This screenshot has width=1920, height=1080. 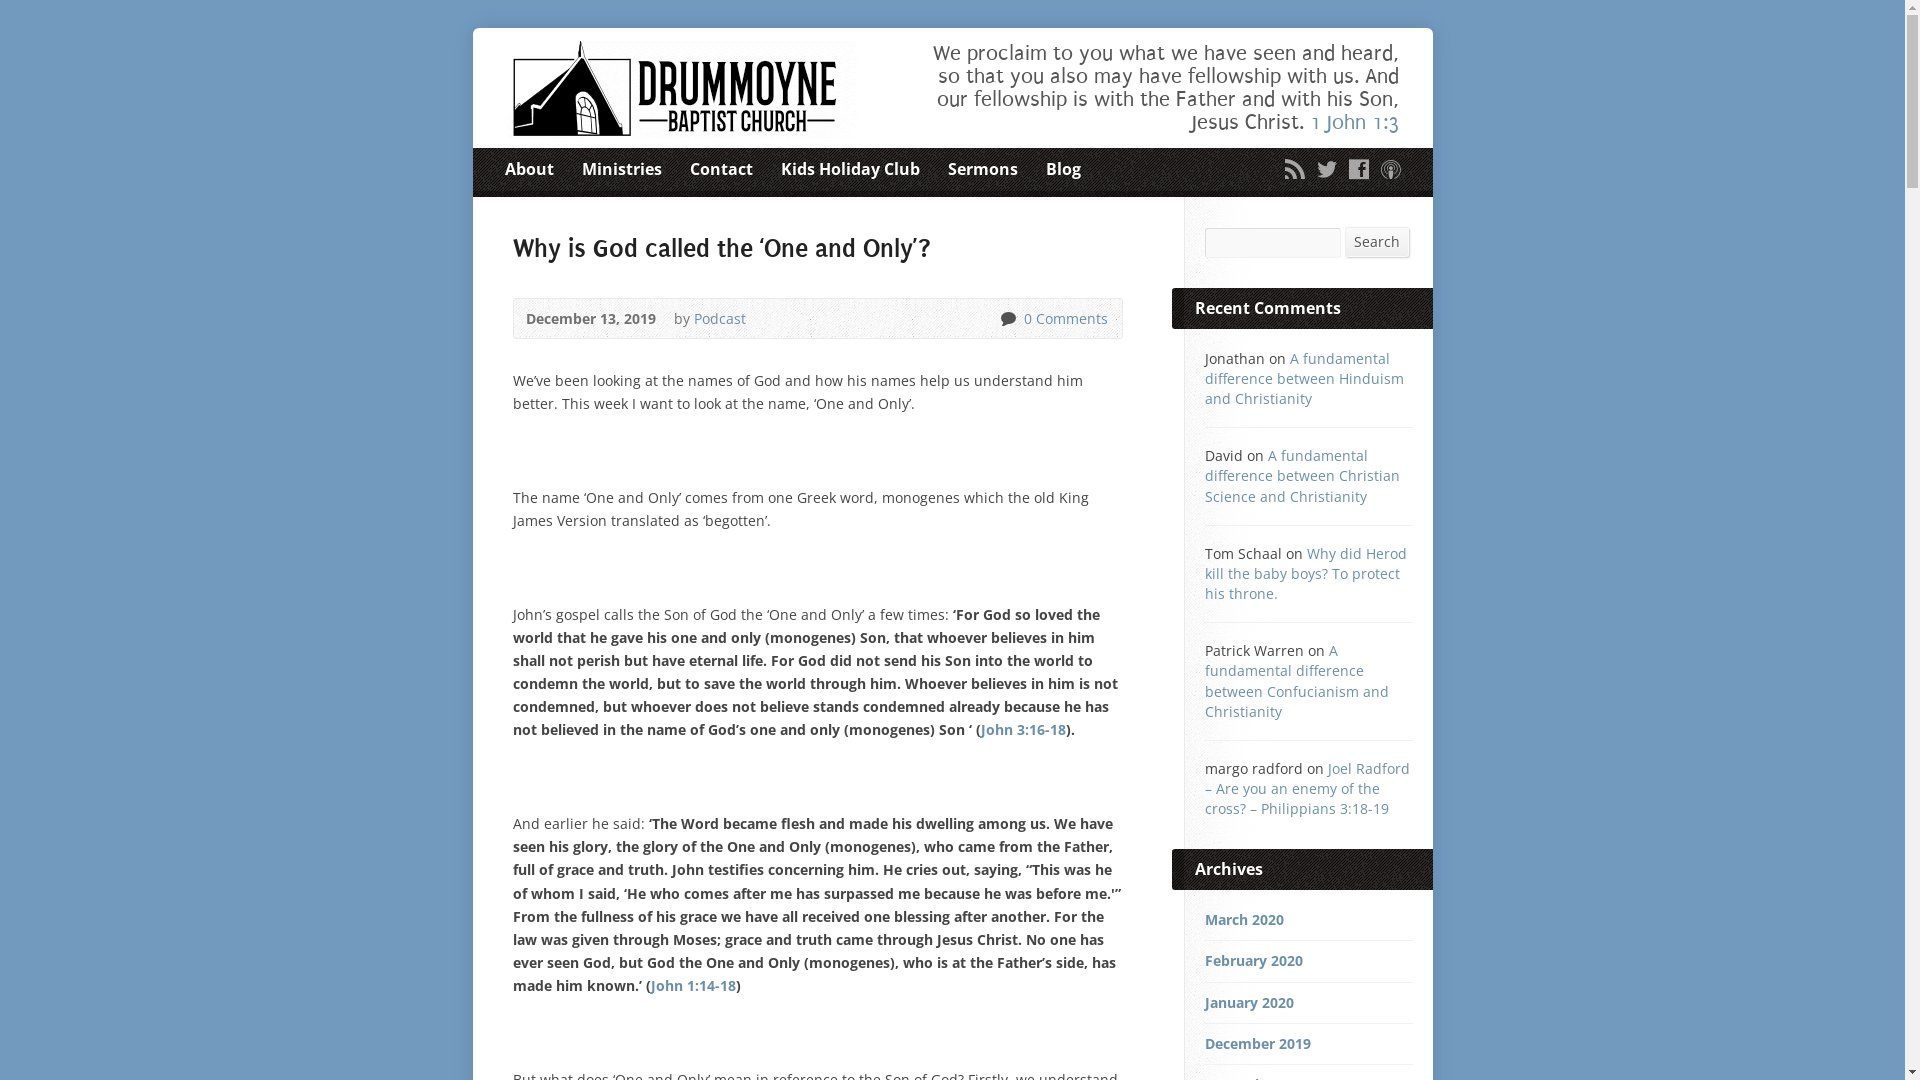 I want to click on 'Why did Herod kill the baby boys? To protect his throne.', so click(x=1305, y=573).